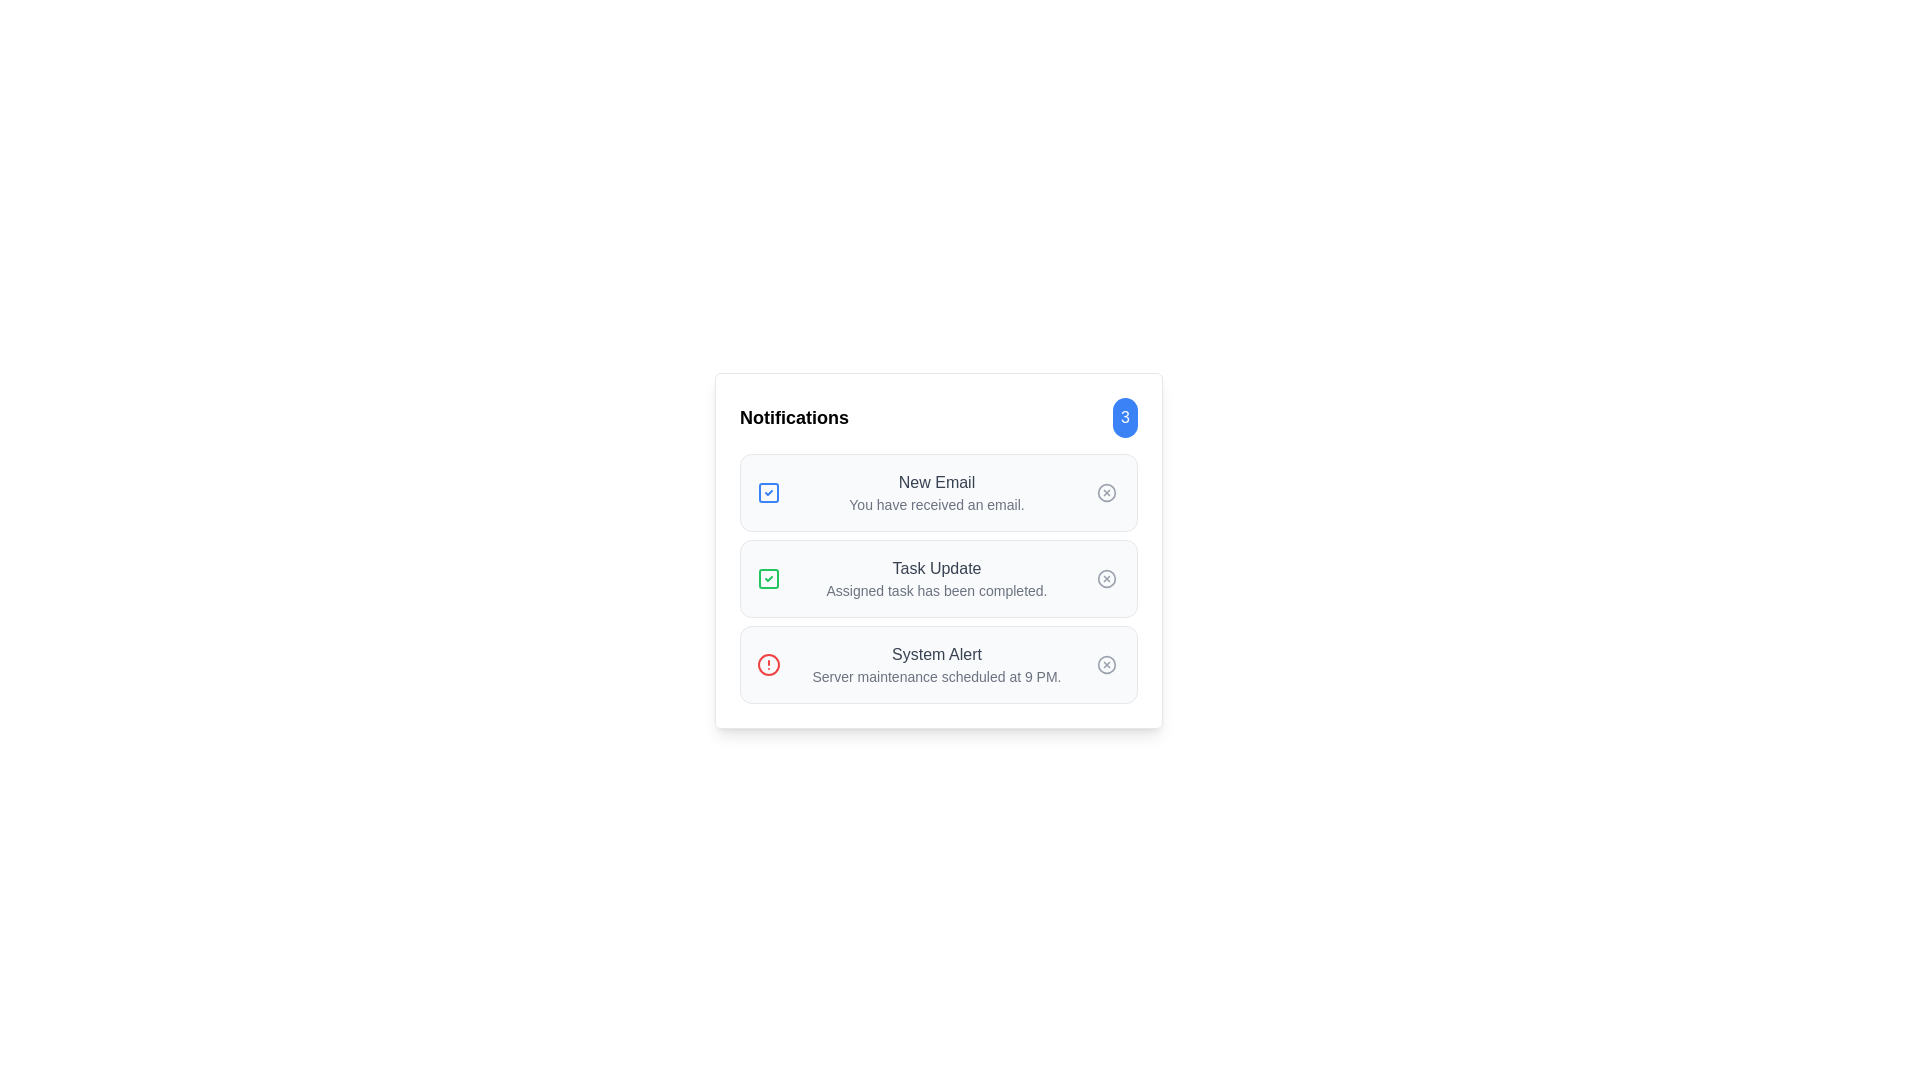 Image resolution: width=1920 pixels, height=1080 pixels. I want to click on bold, large-sized text label displaying the word 'Notifications' located at the top-left corner of the notifications menu, so click(793, 416).